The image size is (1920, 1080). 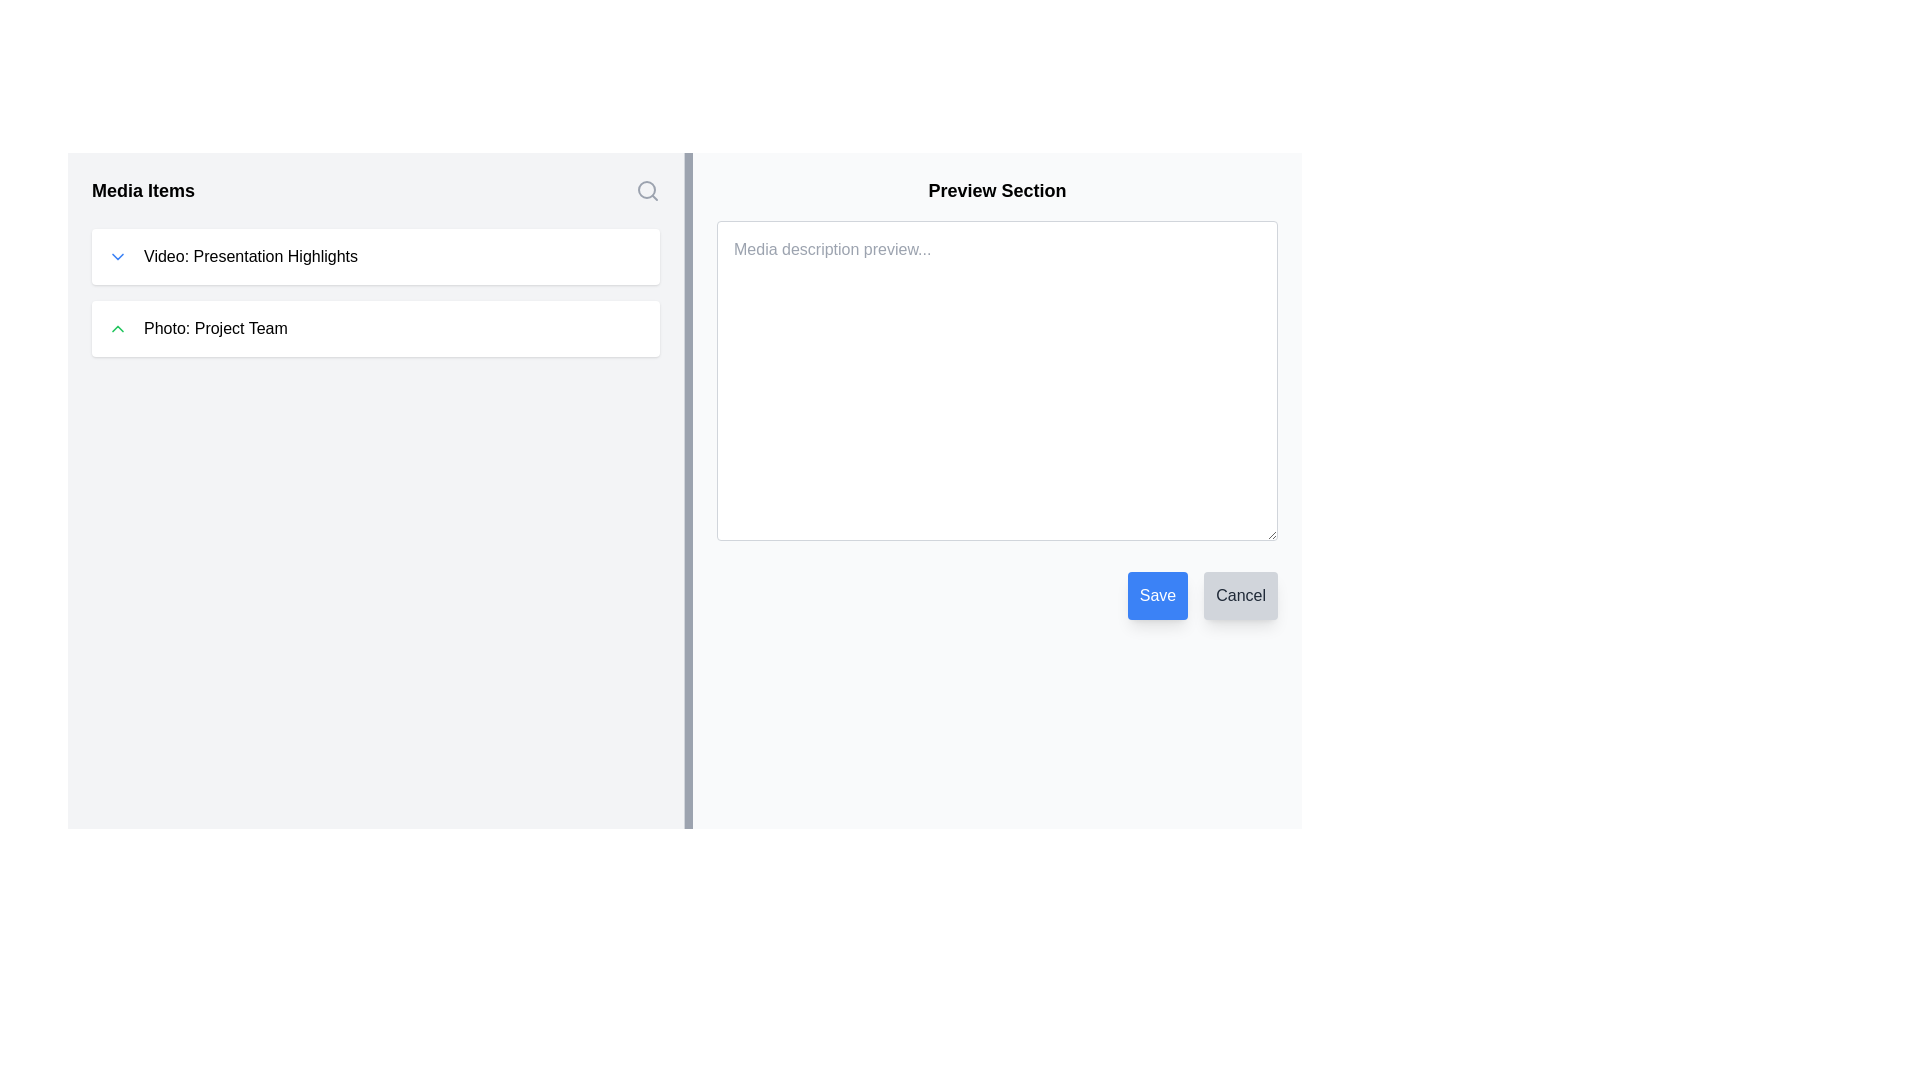 What do you see at coordinates (1157, 595) in the screenshot?
I see `the confirmation button in the bottom-right area of the 'Preview Section'` at bounding box center [1157, 595].